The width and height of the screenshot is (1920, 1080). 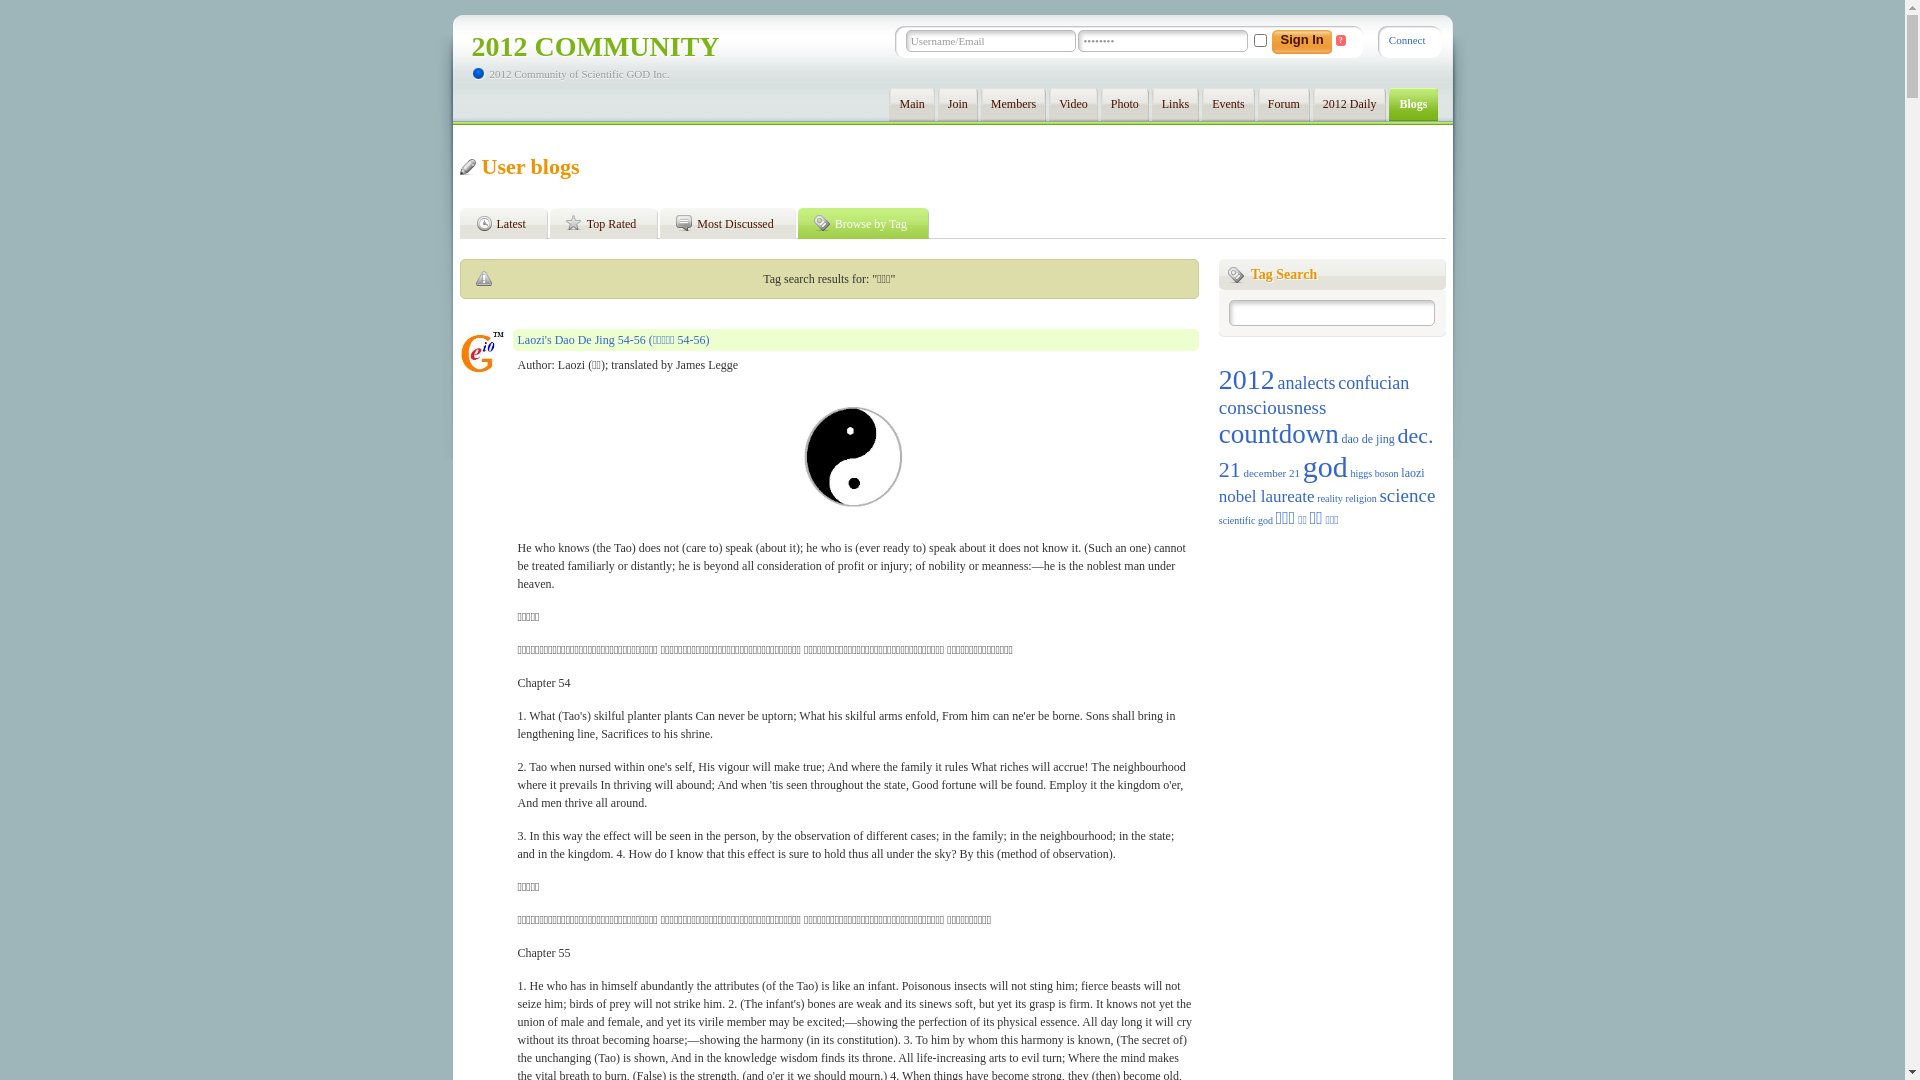 I want to click on 'Connect', so click(x=1406, y=39).